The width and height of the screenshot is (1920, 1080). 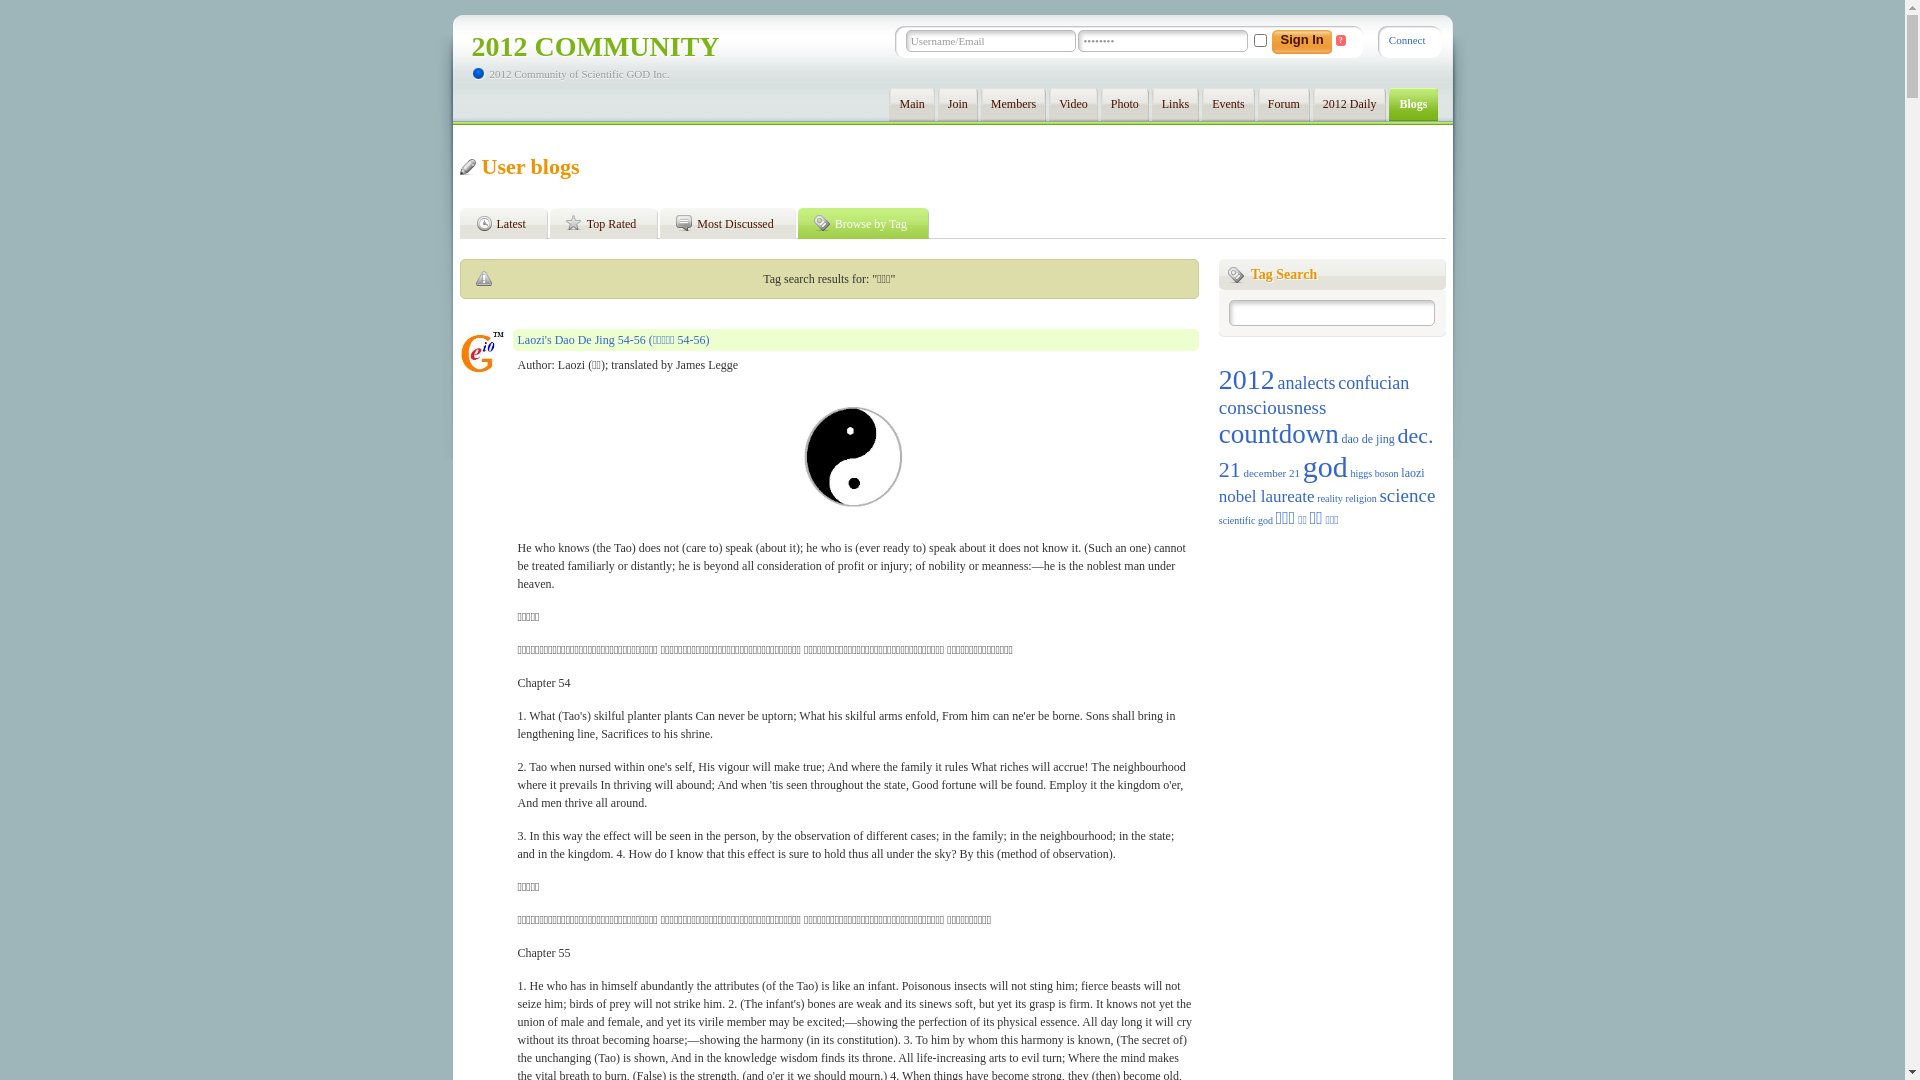 I want to click on 'Connect', so click(x=1406, y=39).